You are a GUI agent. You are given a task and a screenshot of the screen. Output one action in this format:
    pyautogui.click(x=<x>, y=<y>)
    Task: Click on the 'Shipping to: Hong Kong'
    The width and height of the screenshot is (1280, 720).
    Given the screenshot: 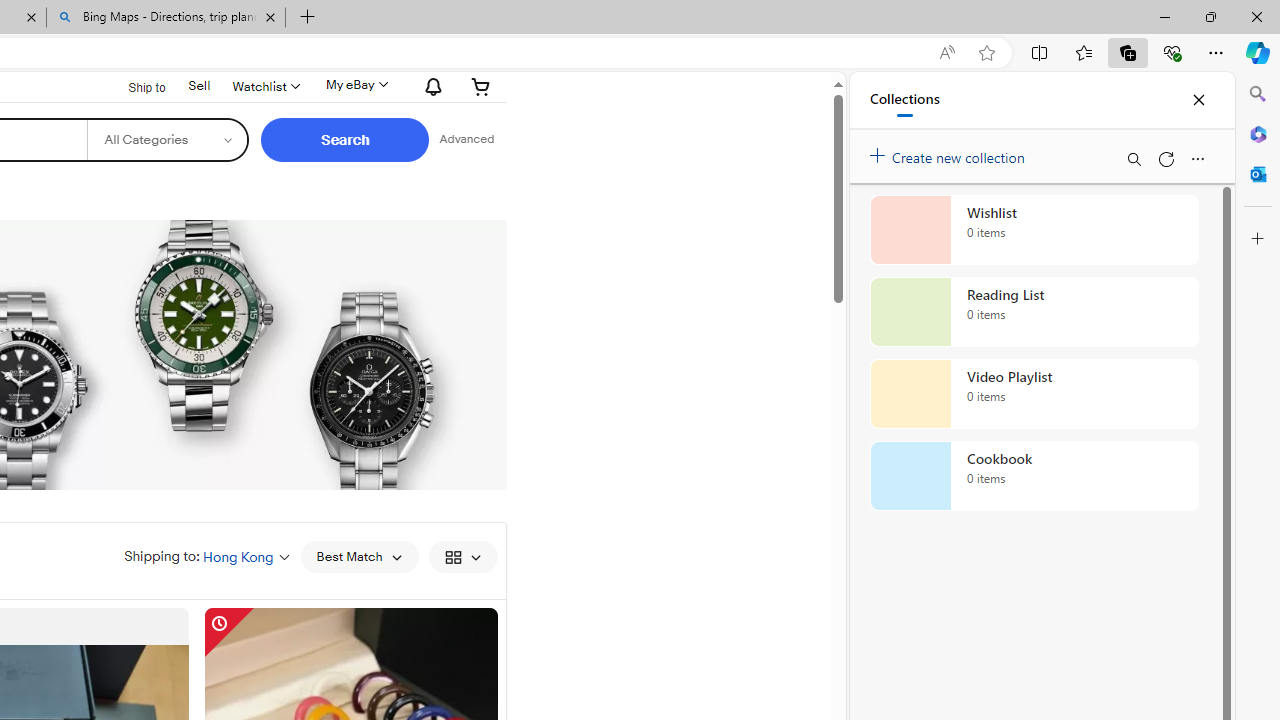 What is the action you would take?
    pyautogui.click(x=207, y=556)
    